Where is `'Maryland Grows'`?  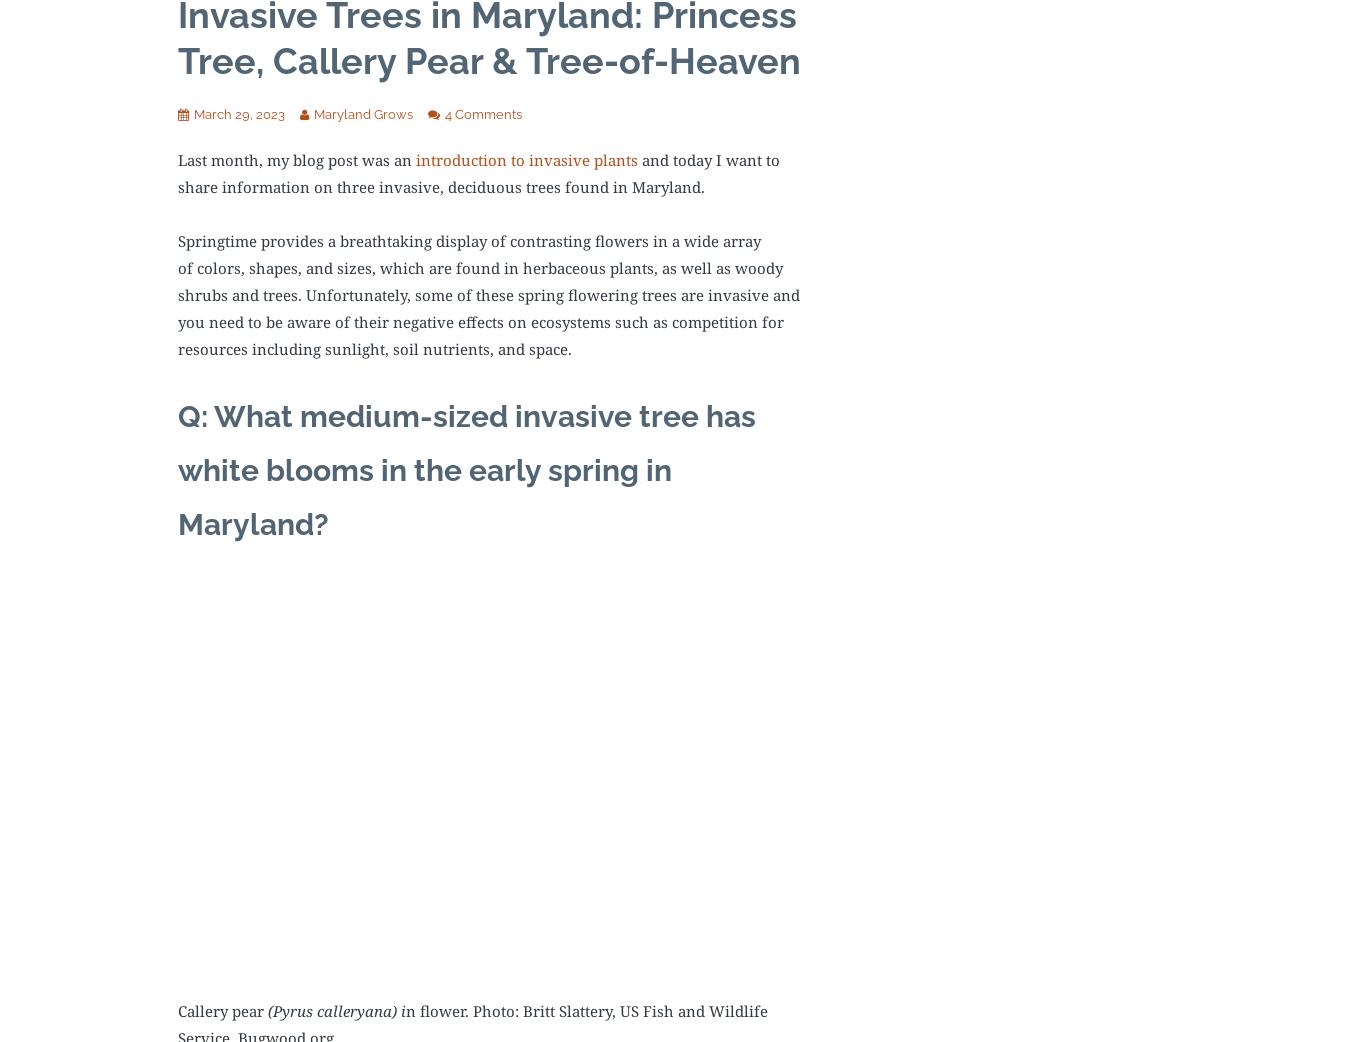 'Maryland Grows' is located at coordinates (363, 114).